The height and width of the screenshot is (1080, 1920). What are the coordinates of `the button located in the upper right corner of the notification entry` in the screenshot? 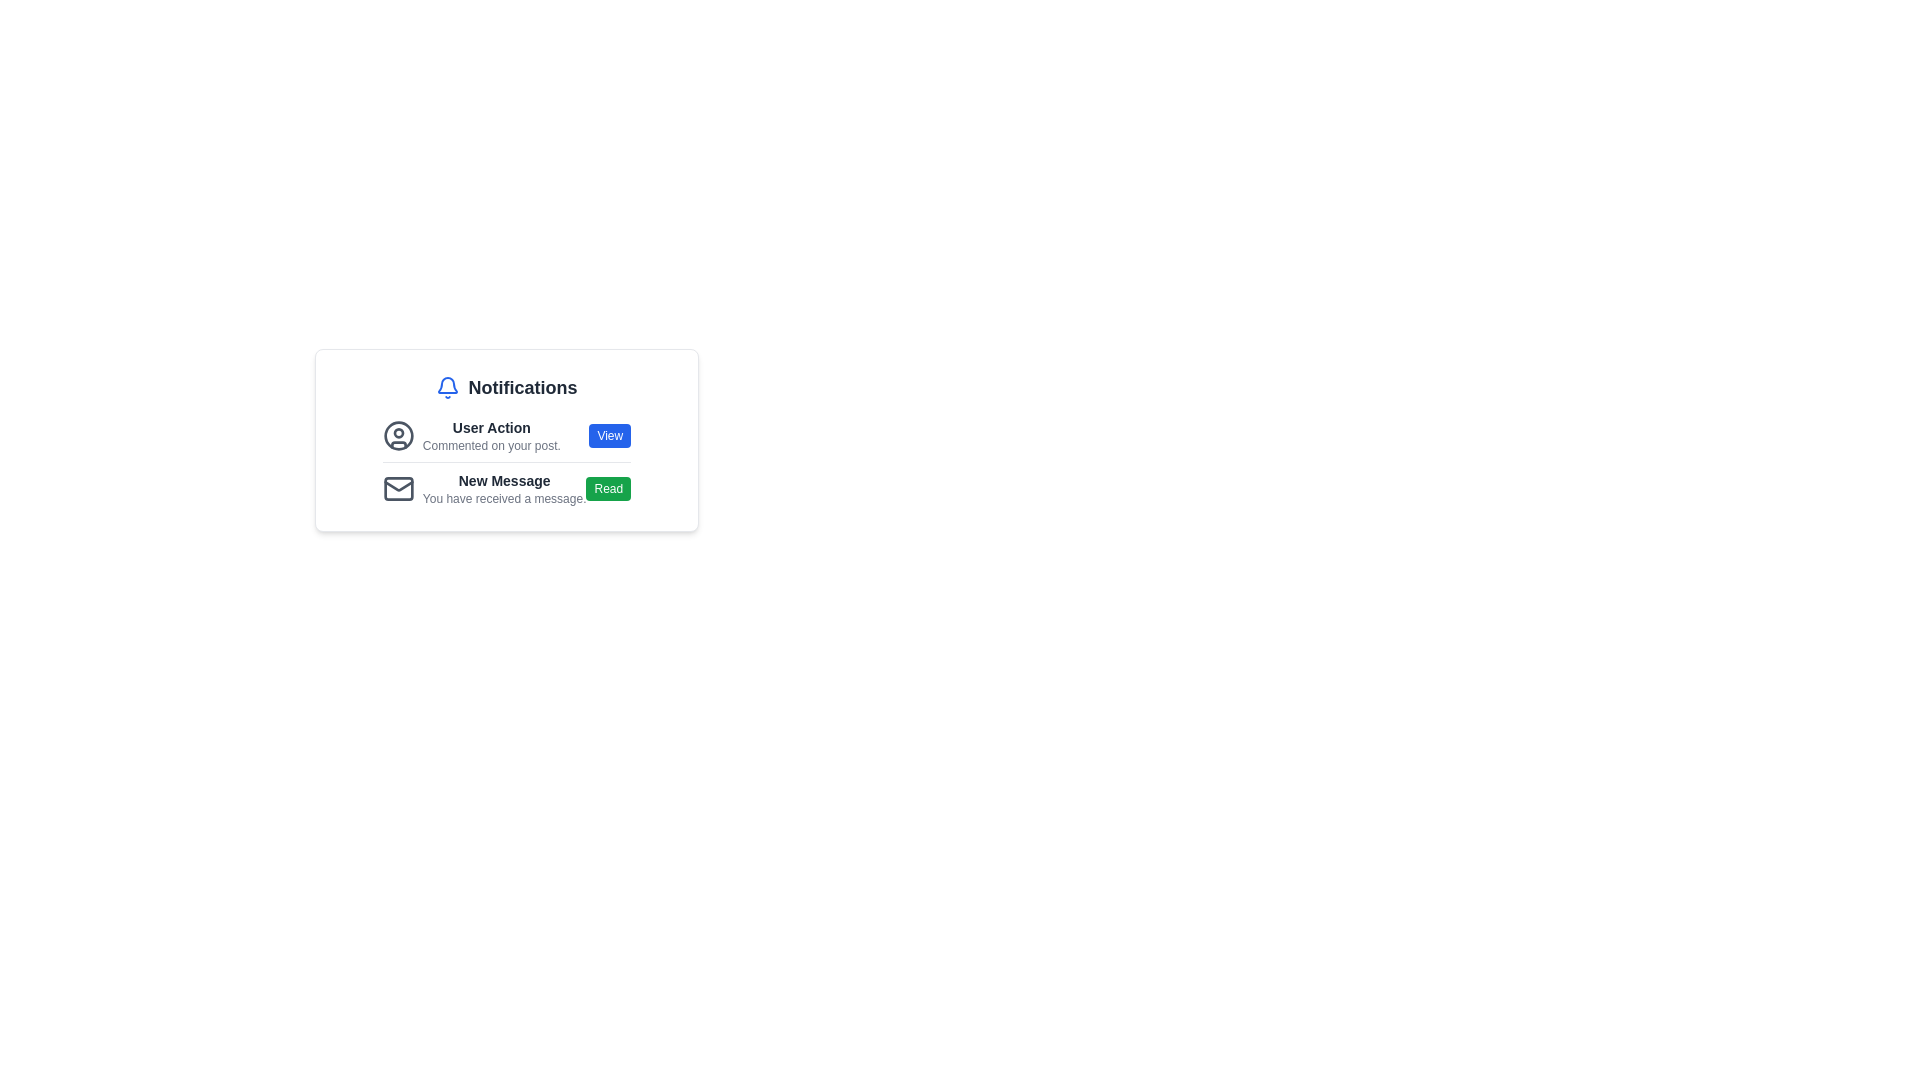 It's located at (609, 434).